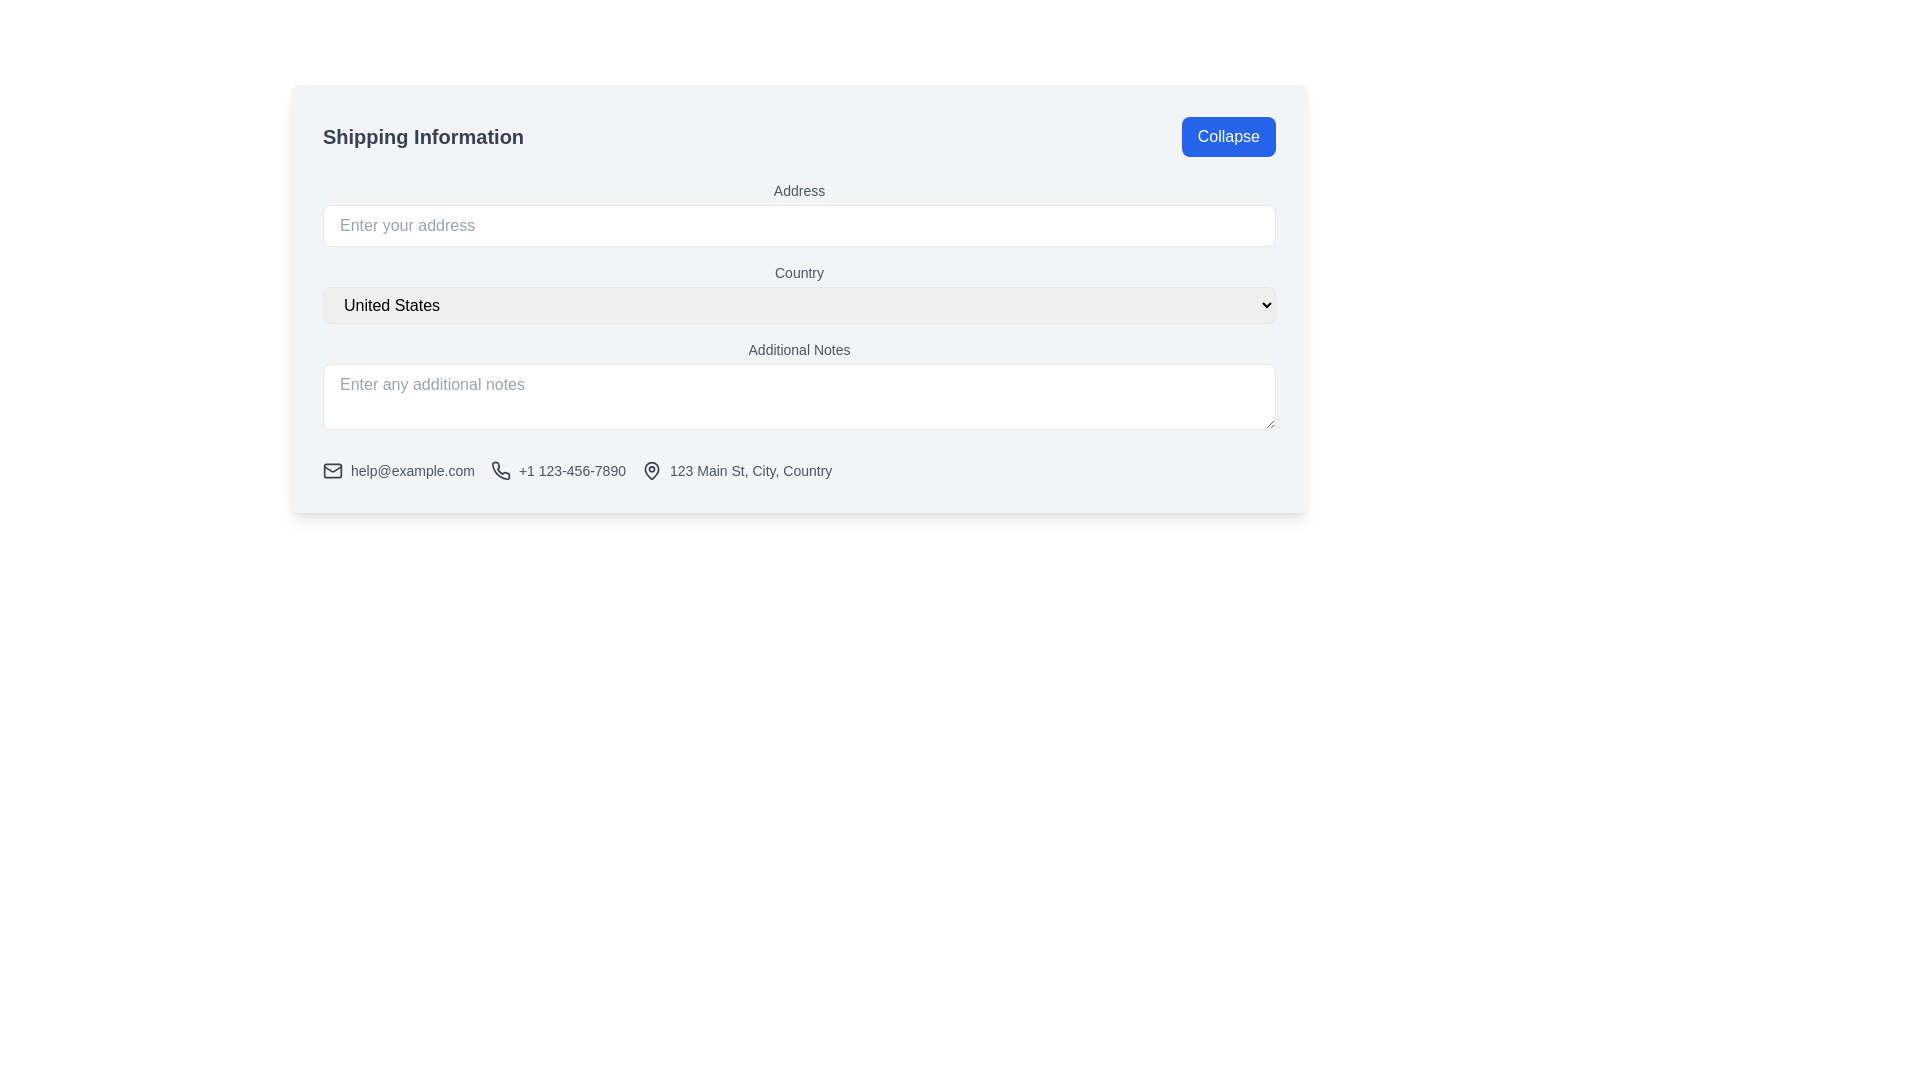  Describe the element at coordinates (798, 273) in the screenshot. I see `the text label displaying the word 'Country' which is styled with gray color and is positioned above the dropdown menu` at that location.